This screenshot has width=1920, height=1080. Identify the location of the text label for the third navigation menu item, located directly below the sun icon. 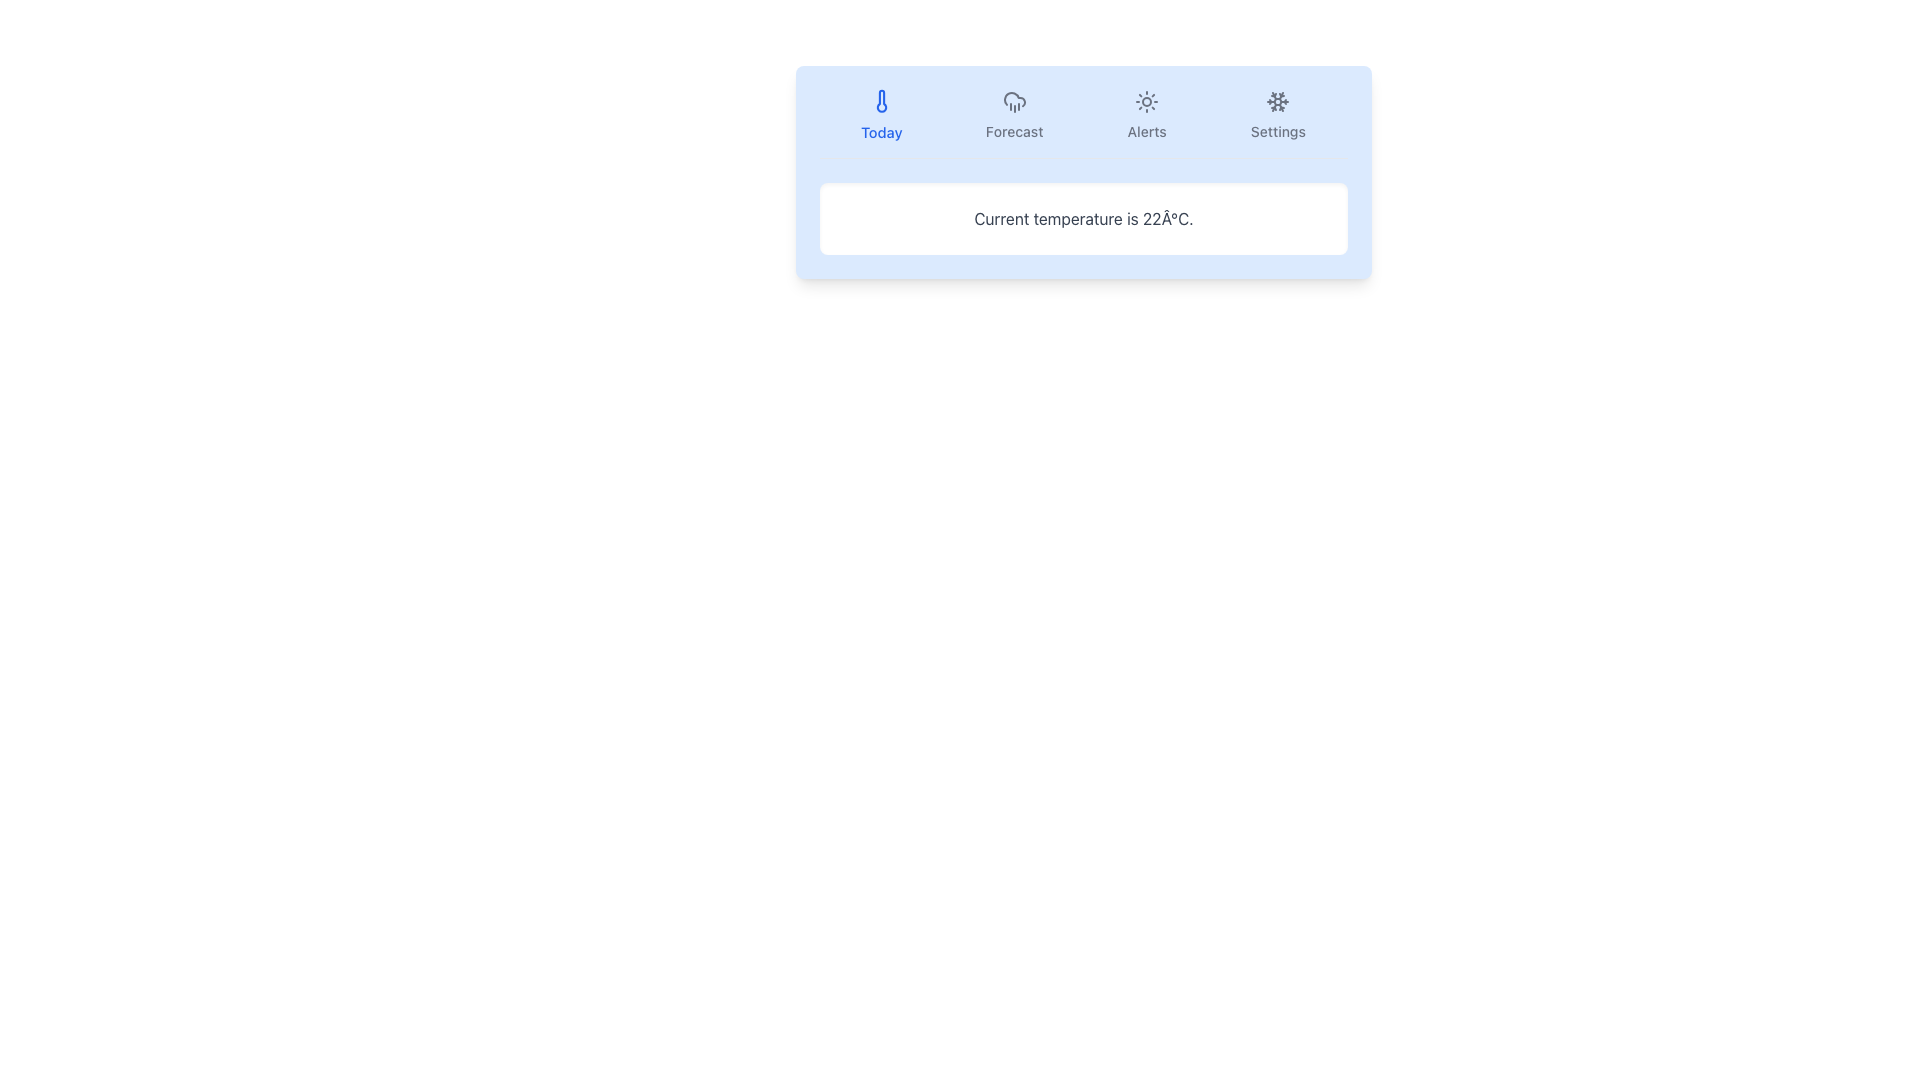
(1147, 131).